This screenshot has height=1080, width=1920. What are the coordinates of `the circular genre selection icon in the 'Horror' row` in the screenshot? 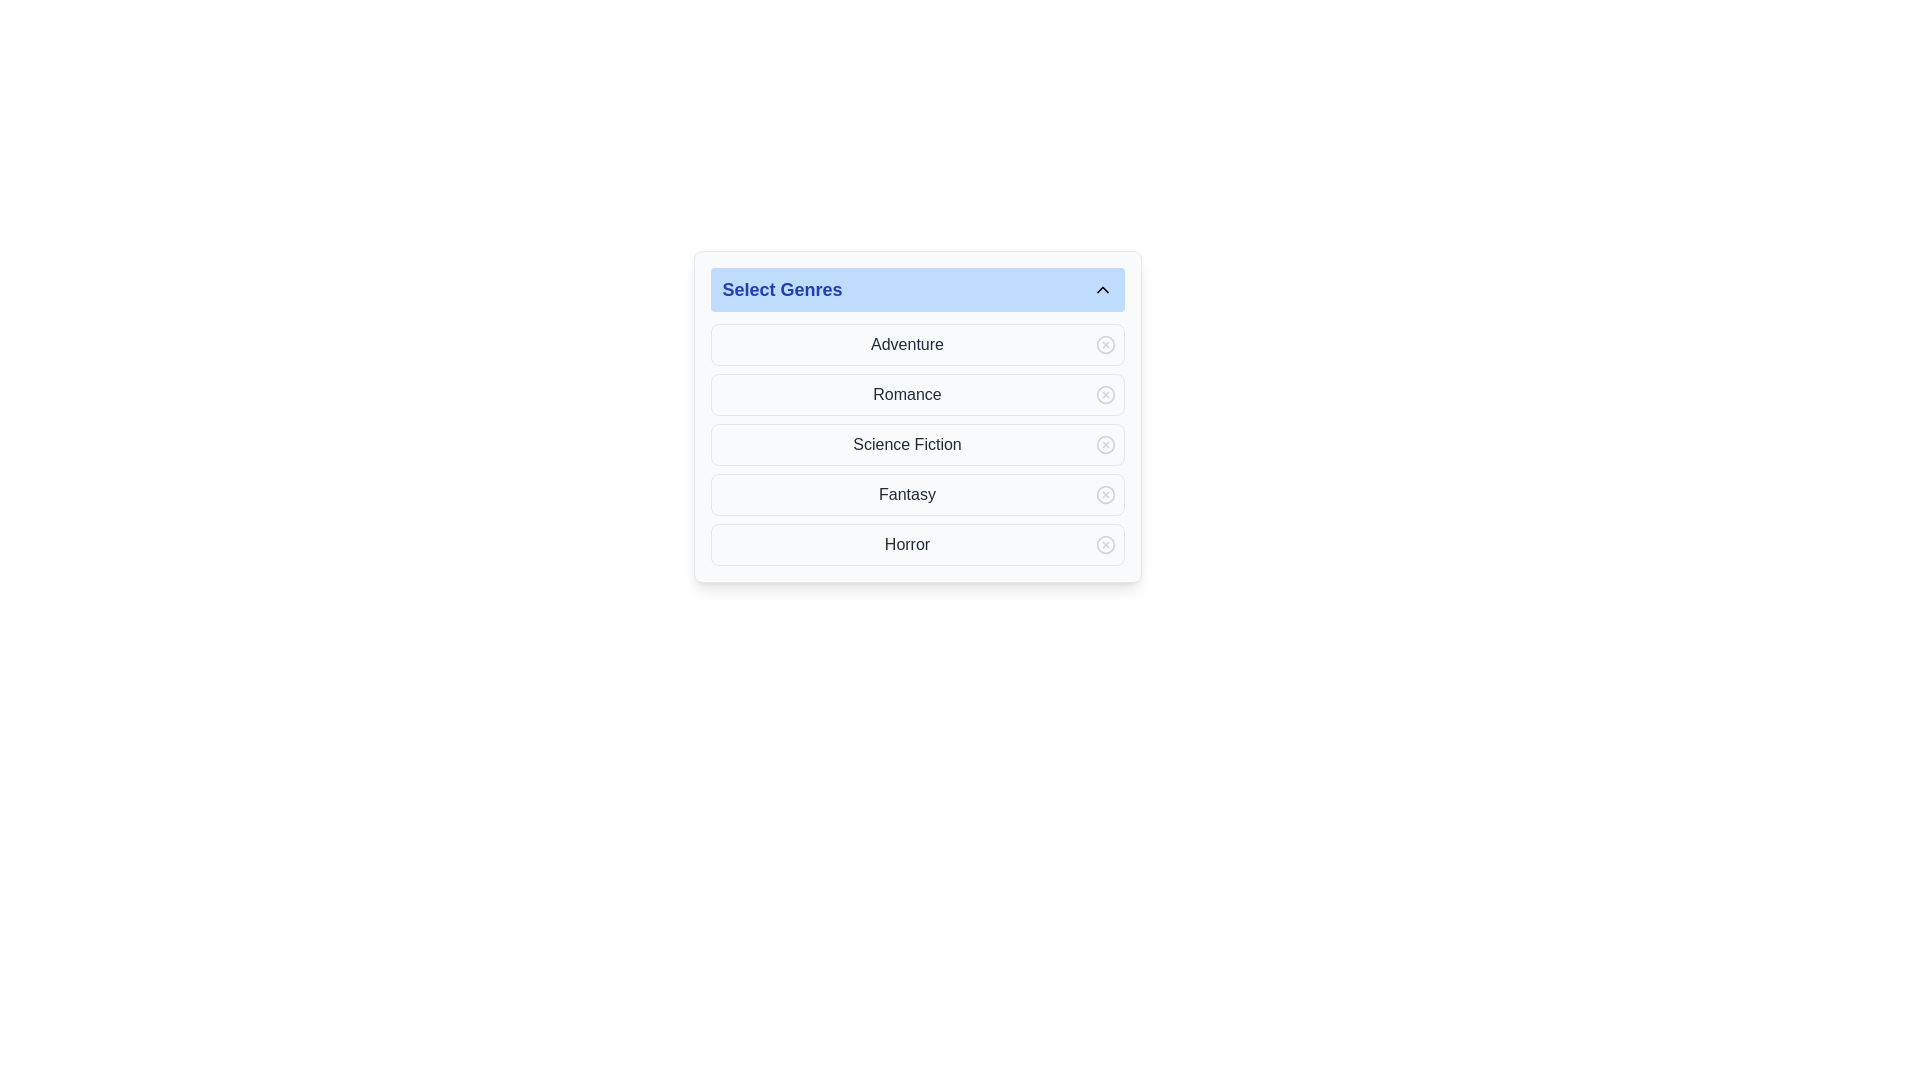 It's located at (1104, 544).